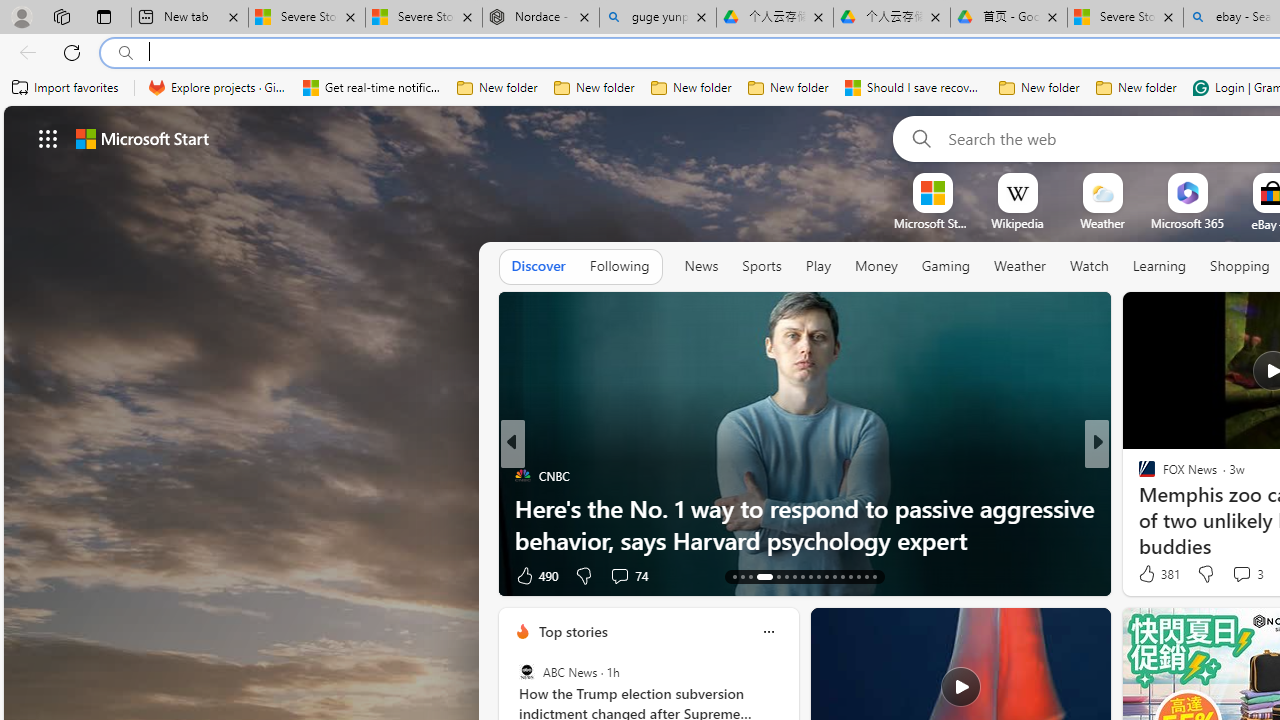  Describe the element at coordinates (850, 577) in the screenshot. I see `'AutomationID: tab-26'` at that location.